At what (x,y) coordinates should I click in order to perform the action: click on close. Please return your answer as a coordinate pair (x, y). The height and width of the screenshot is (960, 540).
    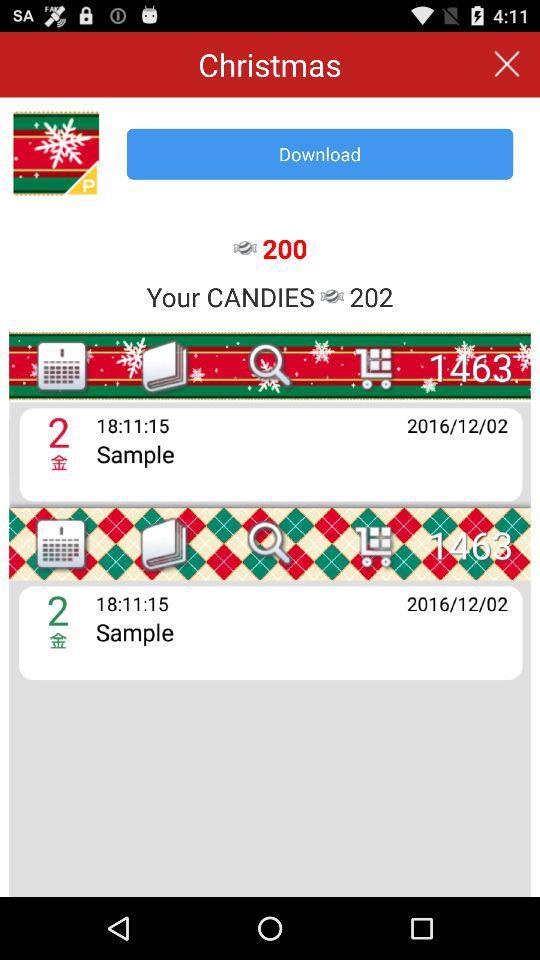
    Looking at the image, I should click on (507, 64).